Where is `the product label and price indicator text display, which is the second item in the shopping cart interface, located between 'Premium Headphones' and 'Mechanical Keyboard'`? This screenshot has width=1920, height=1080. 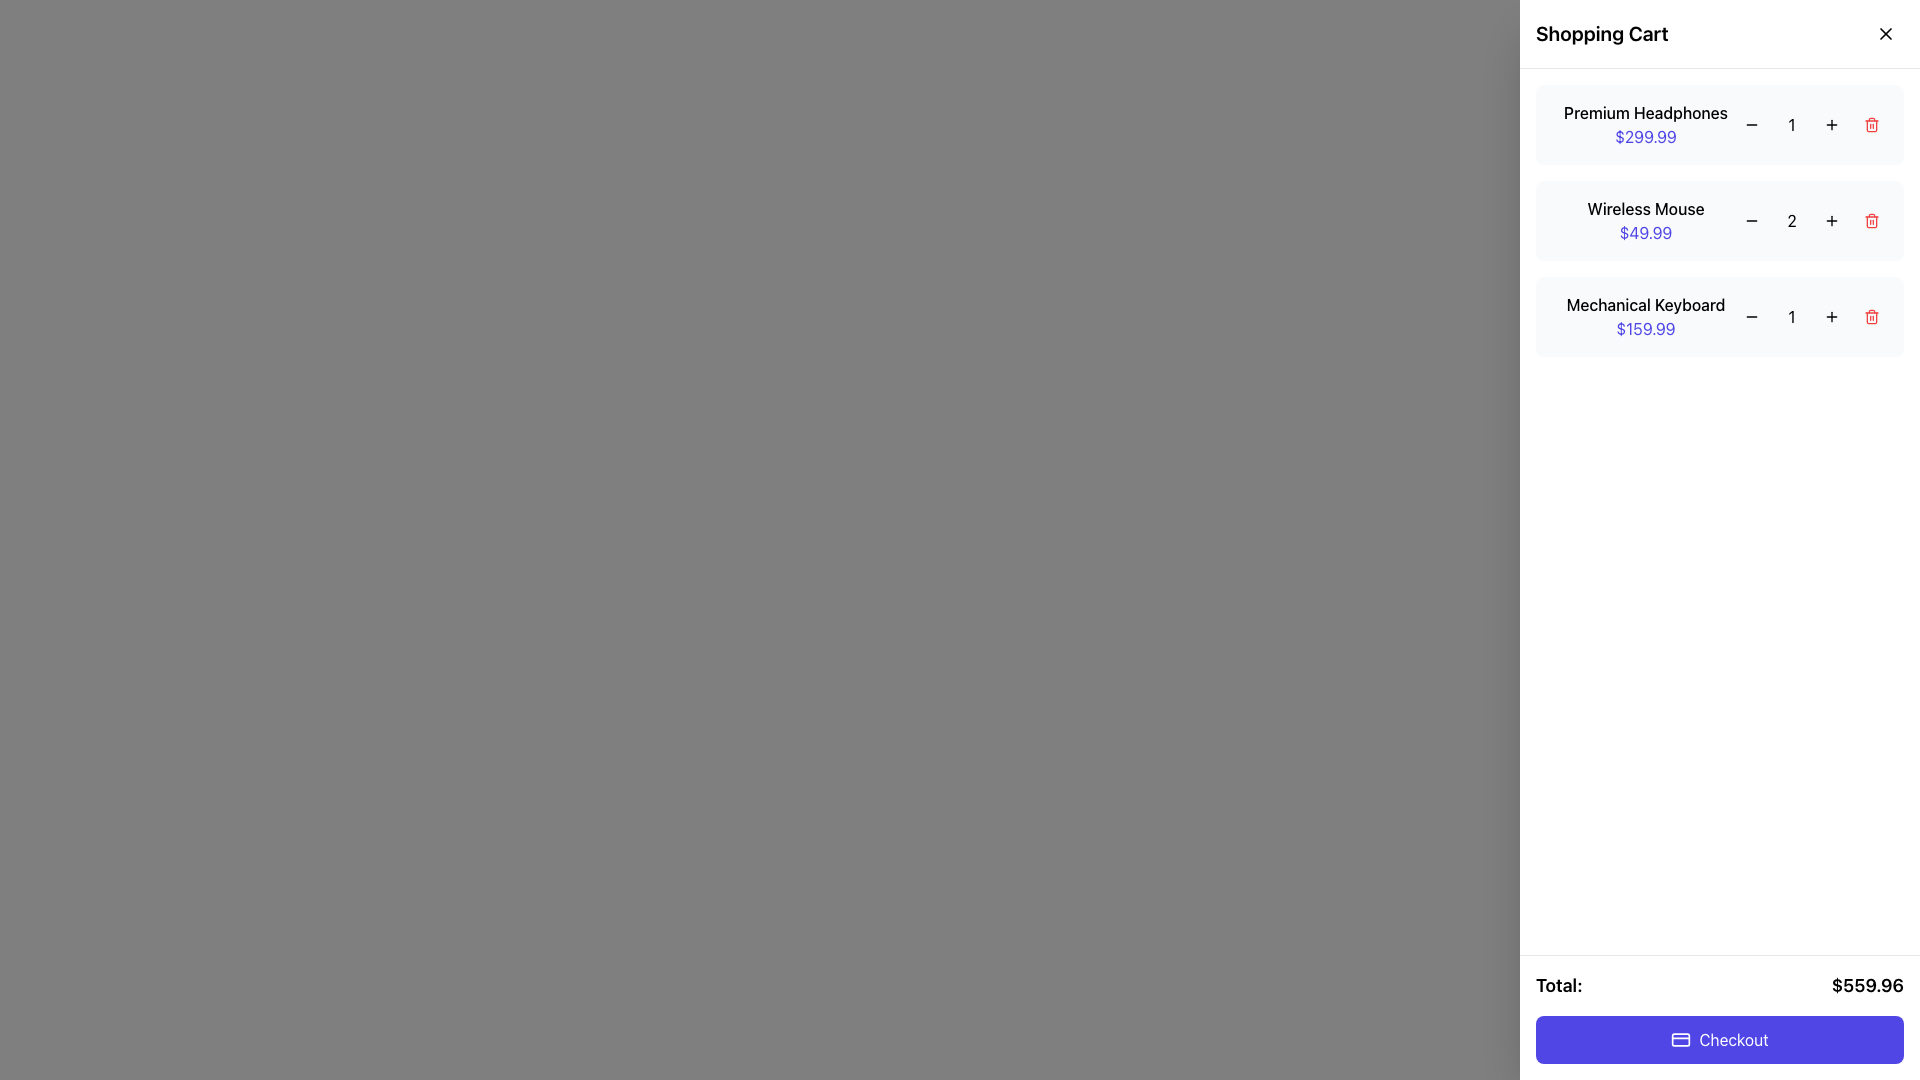 the product label and price indicator text display, which is the second item in the shopping cart interface, located between 'Premium Headphones' and 'Mechanical Keyboard' is located at coordinates (1646, 220).